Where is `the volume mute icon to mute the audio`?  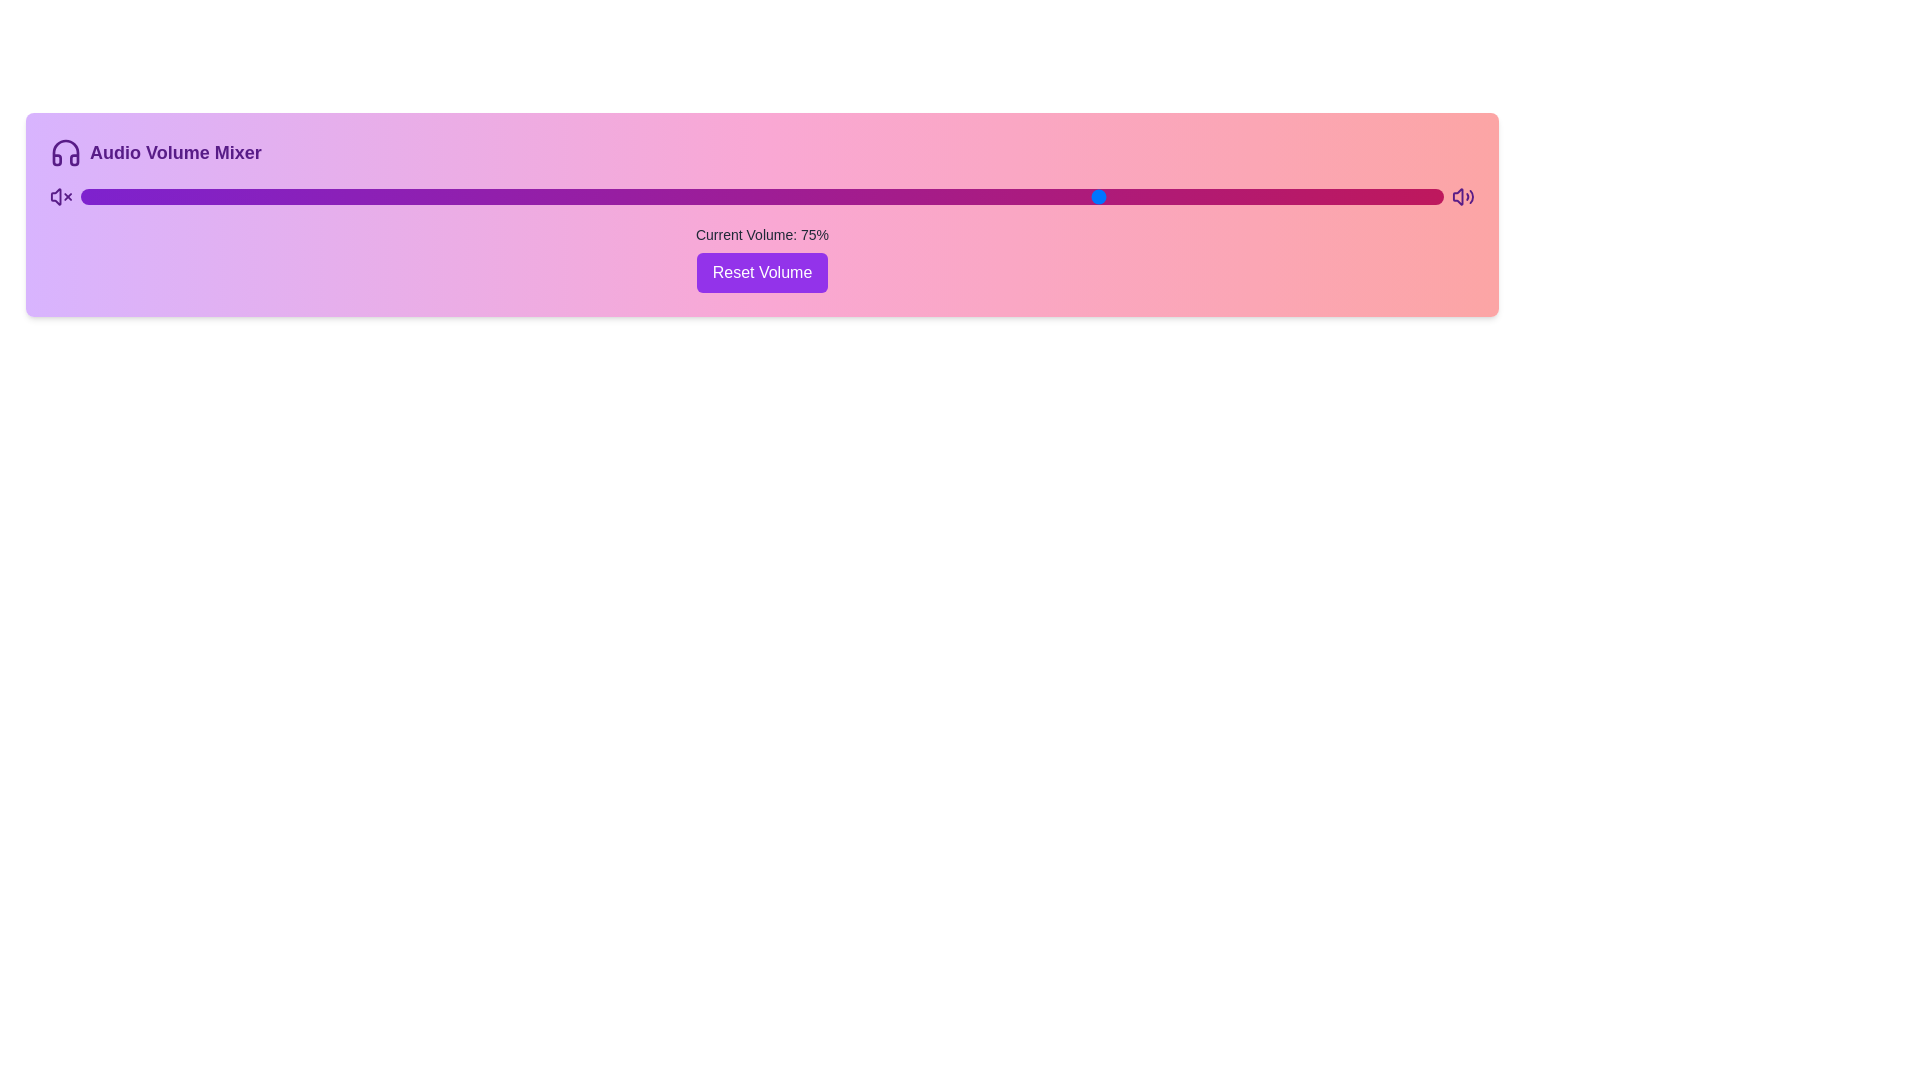
the volume mute icon to mute the audio is located at coordinates (61, 196).